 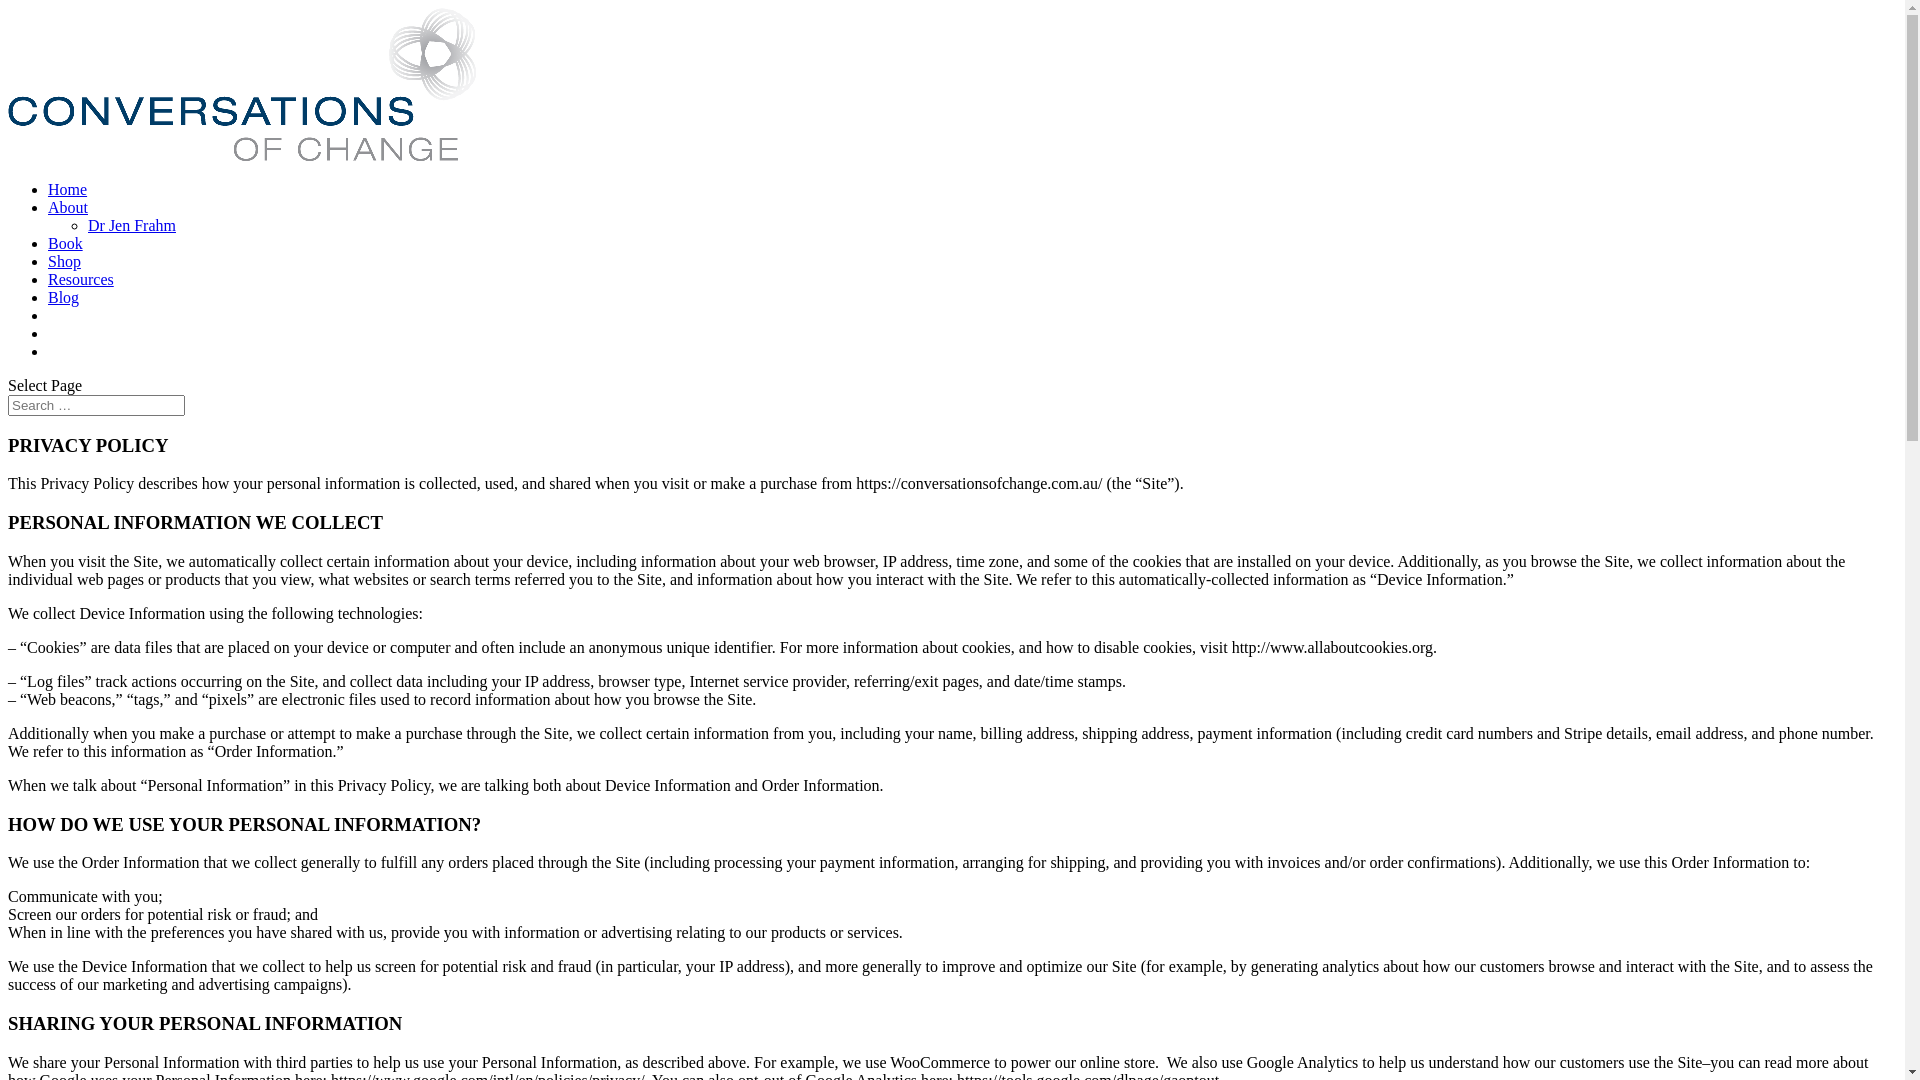 What do you see at coordinates (65, 242) in the screenshot?
I see `'Book'` at bounding box center [65, 242].